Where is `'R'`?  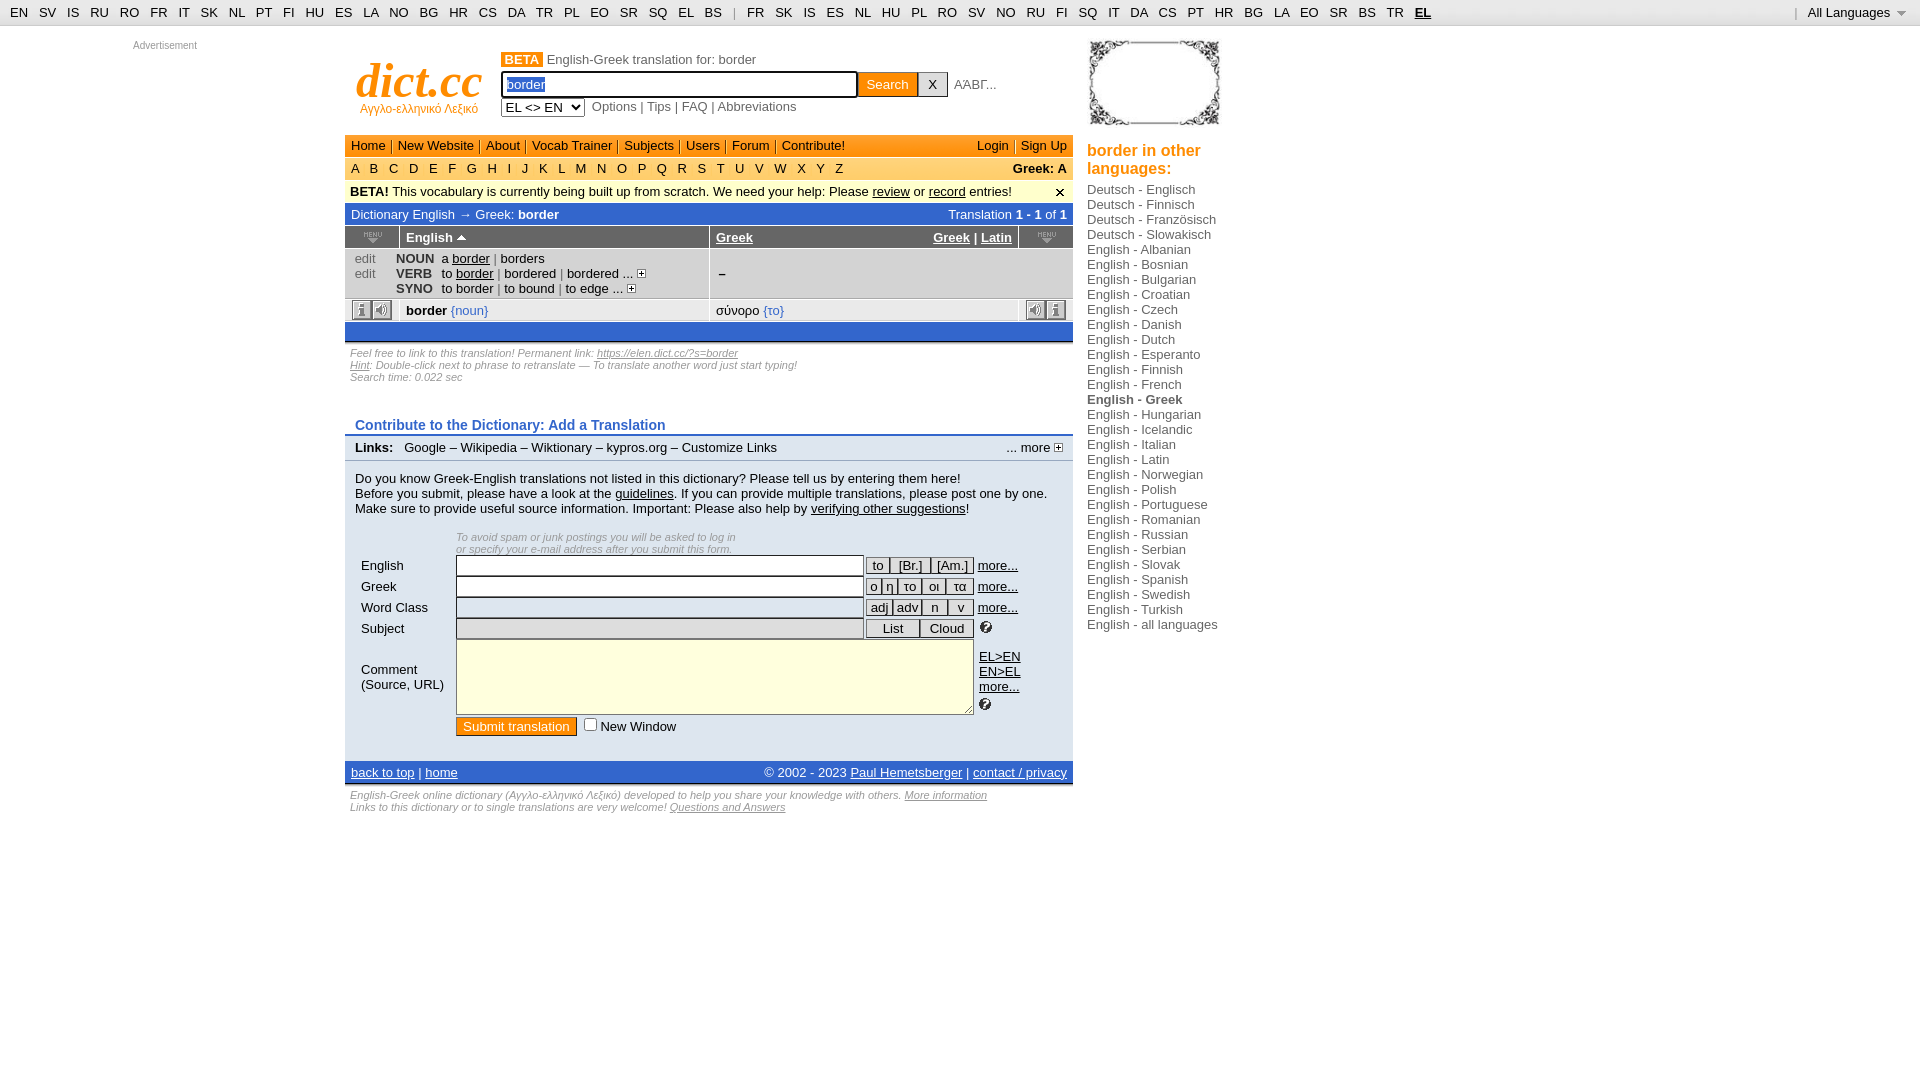
'R' is located at coordinates (682, 167).